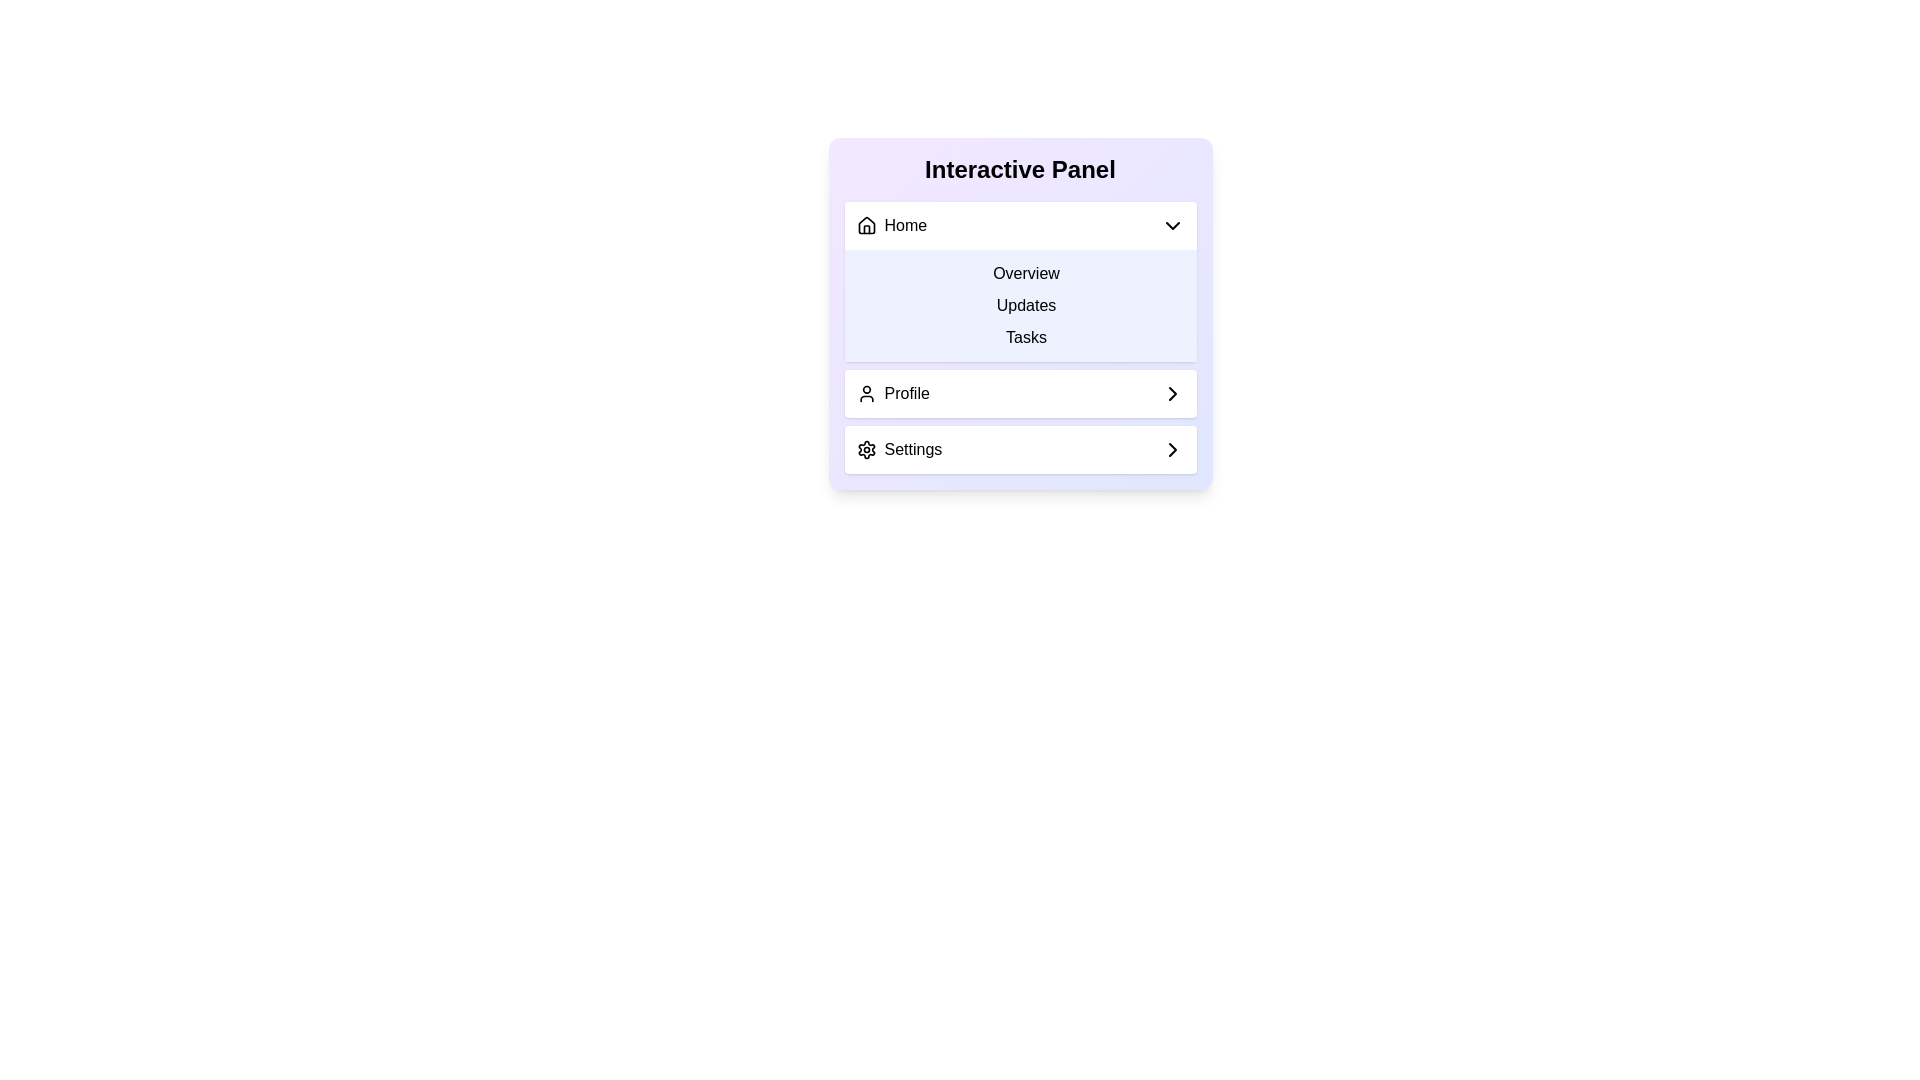  I want to click on the Text label with an icon in the Interactive Panel, so click(898, 450).